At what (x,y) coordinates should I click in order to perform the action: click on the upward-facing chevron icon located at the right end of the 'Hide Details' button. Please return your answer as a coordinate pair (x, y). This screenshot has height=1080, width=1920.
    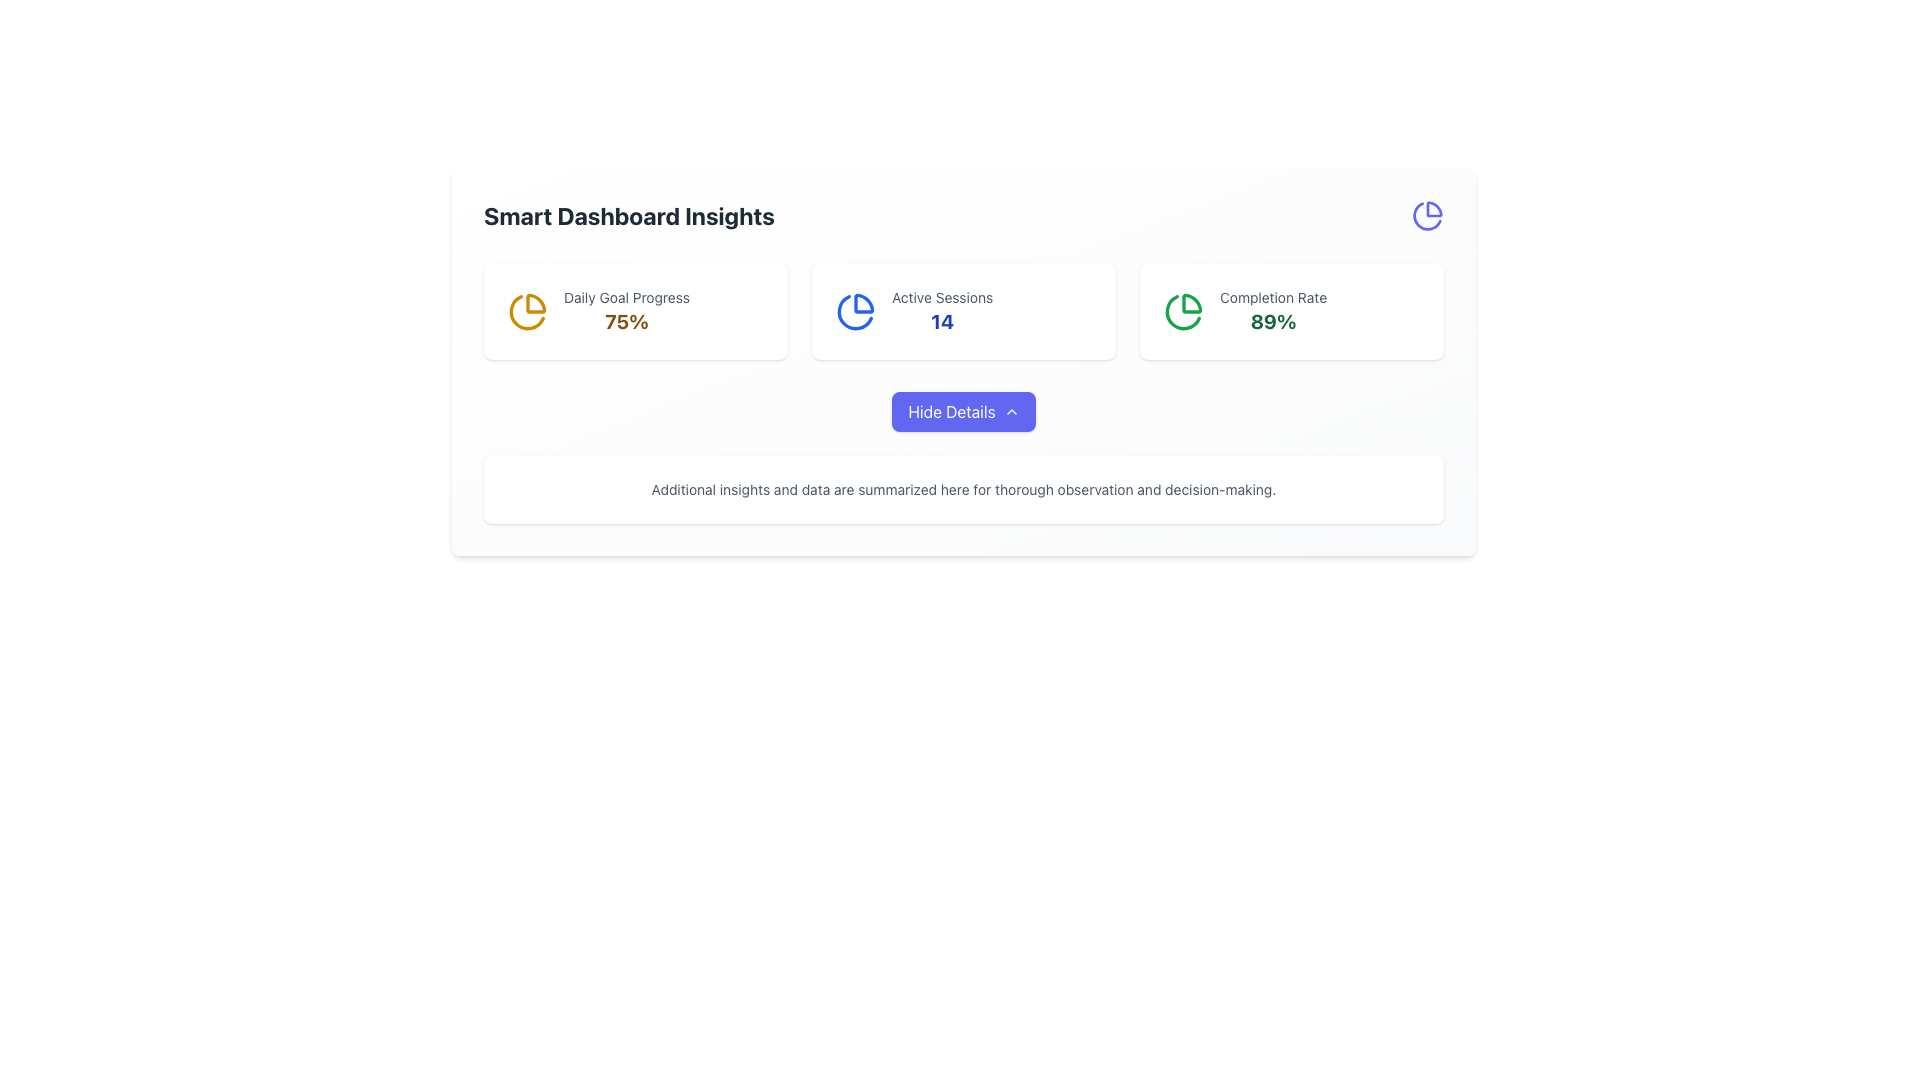
    Looking at the image, I should click on (1011, 411).